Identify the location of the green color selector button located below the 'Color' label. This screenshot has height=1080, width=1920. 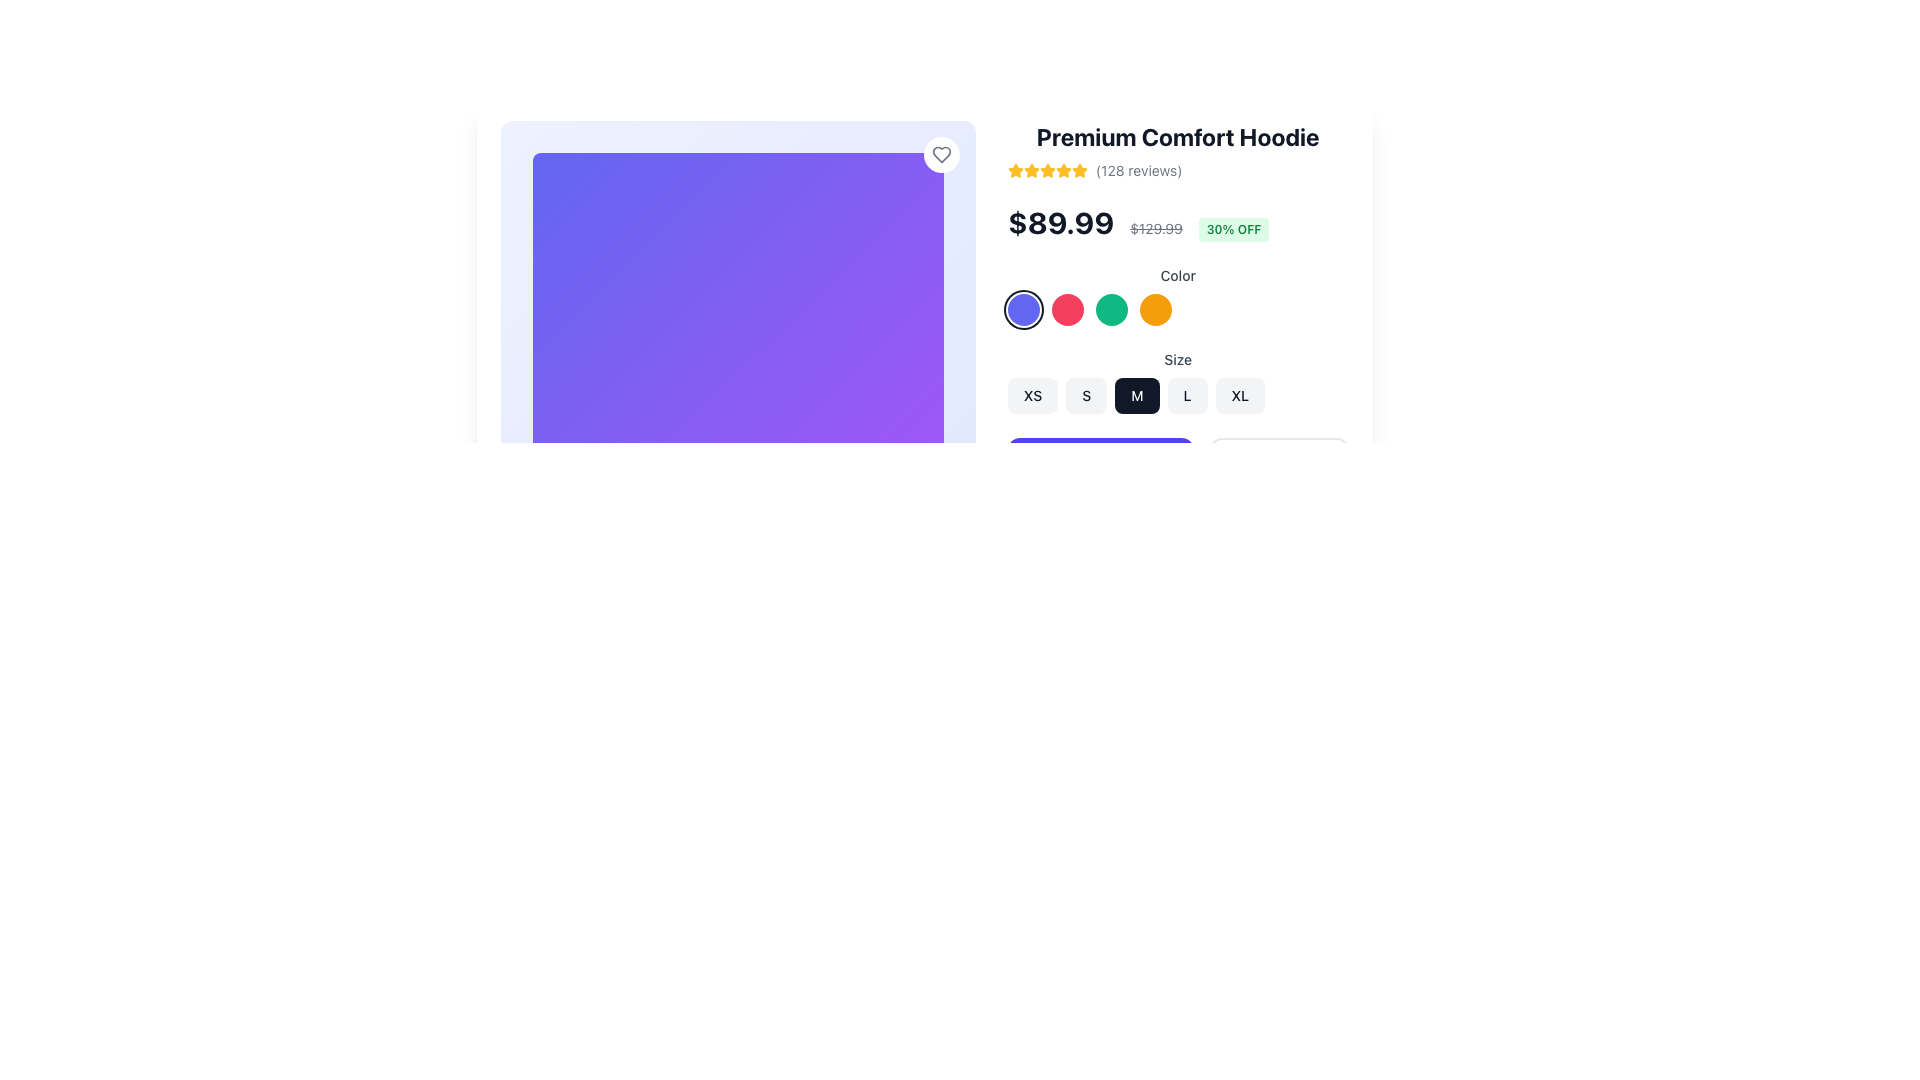
(1110, 309).